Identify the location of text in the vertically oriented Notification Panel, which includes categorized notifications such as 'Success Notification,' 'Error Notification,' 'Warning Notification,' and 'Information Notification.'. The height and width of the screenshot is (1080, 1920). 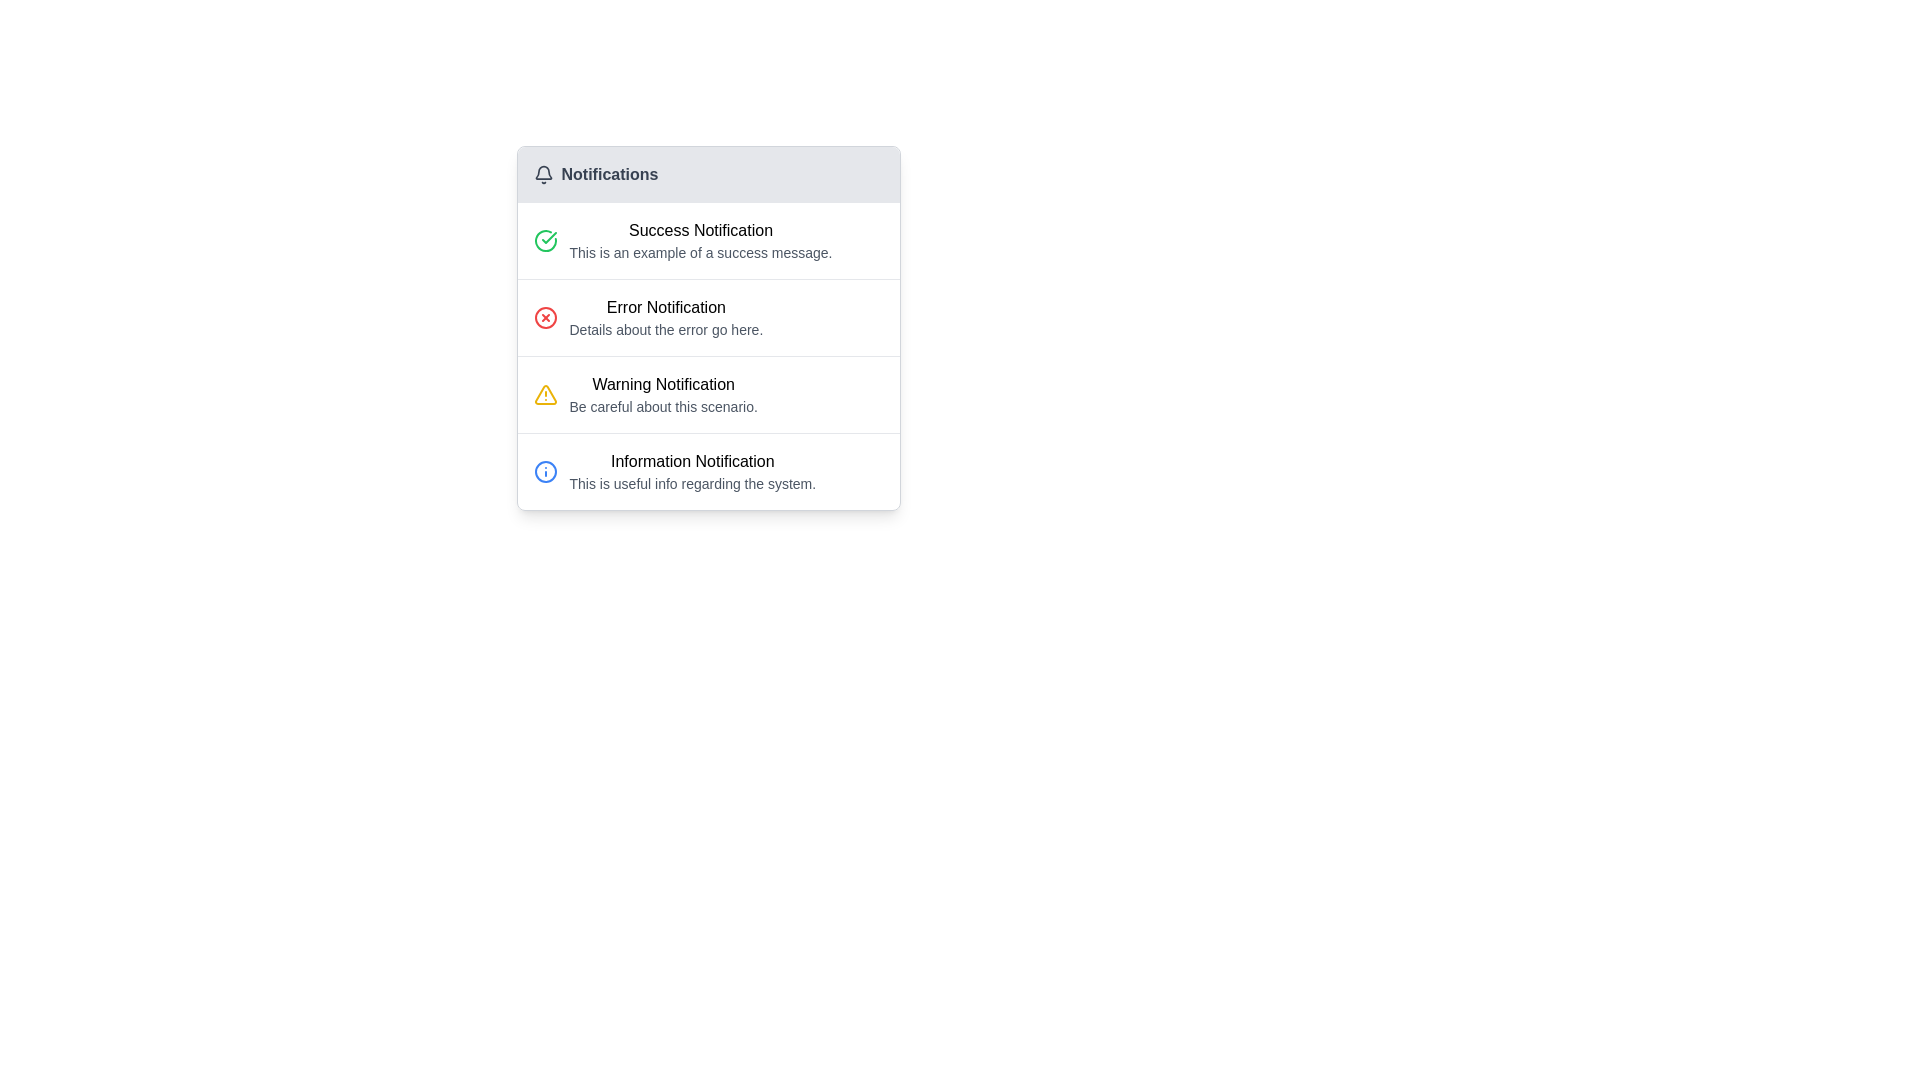
(708, 327).